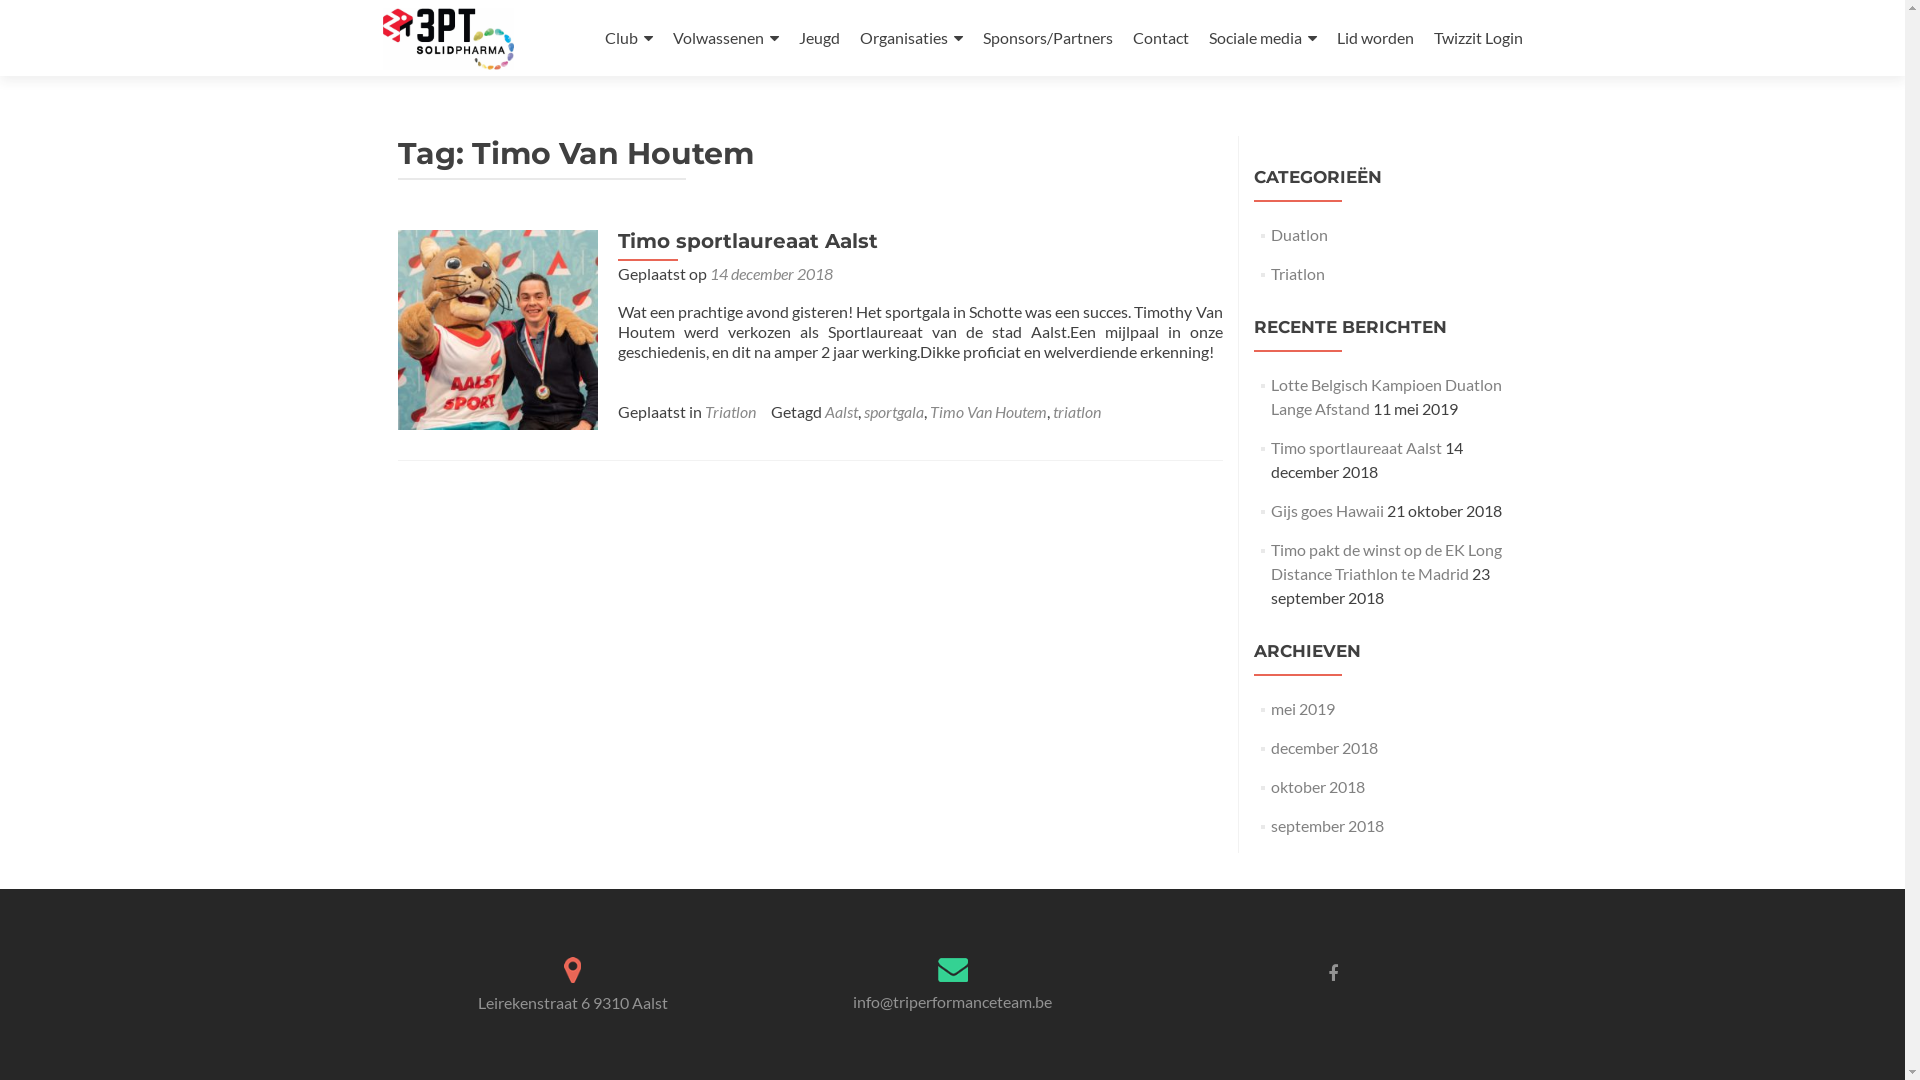 This screenshot has width=1920, height=1080. Describe the element at coordinates (1261, 38) in the screenshot. I see `'Sociale media'` at that location.